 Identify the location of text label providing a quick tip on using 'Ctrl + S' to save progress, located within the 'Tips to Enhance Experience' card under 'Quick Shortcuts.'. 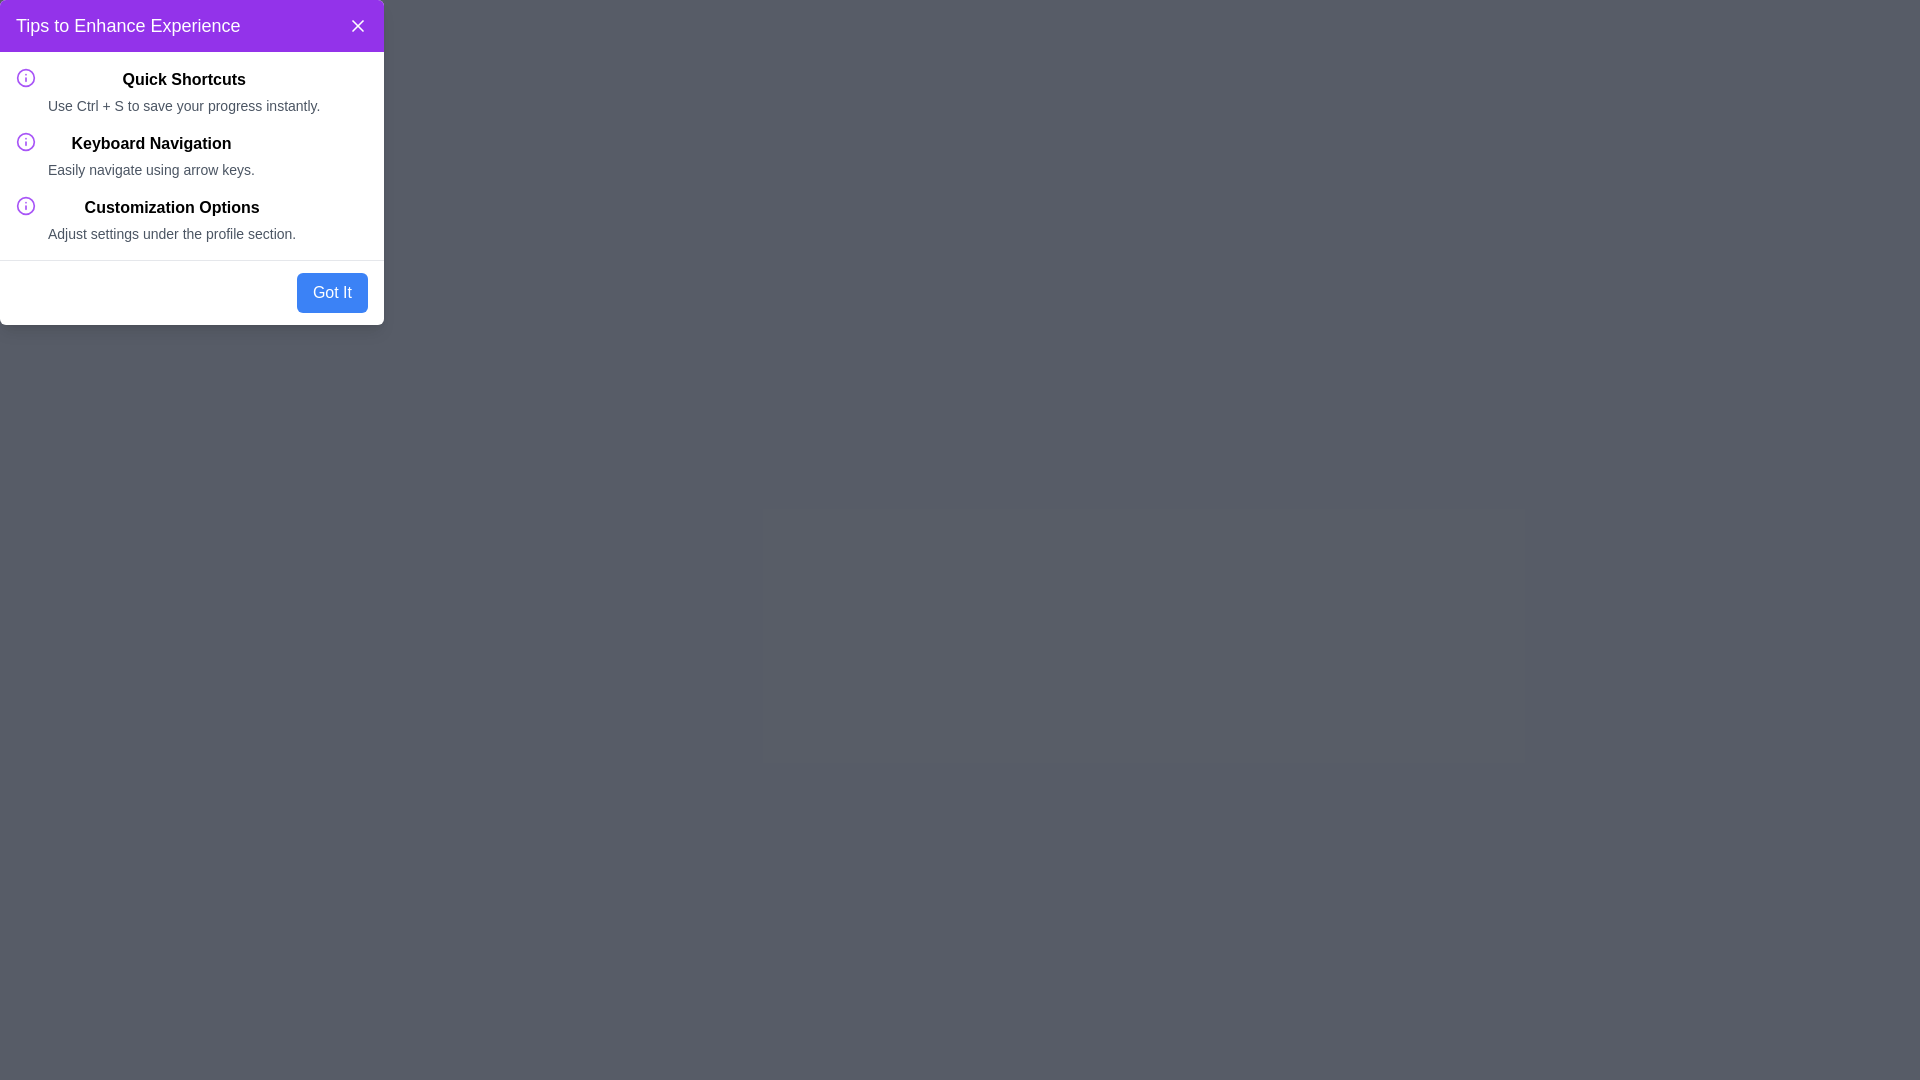
(184, 105).